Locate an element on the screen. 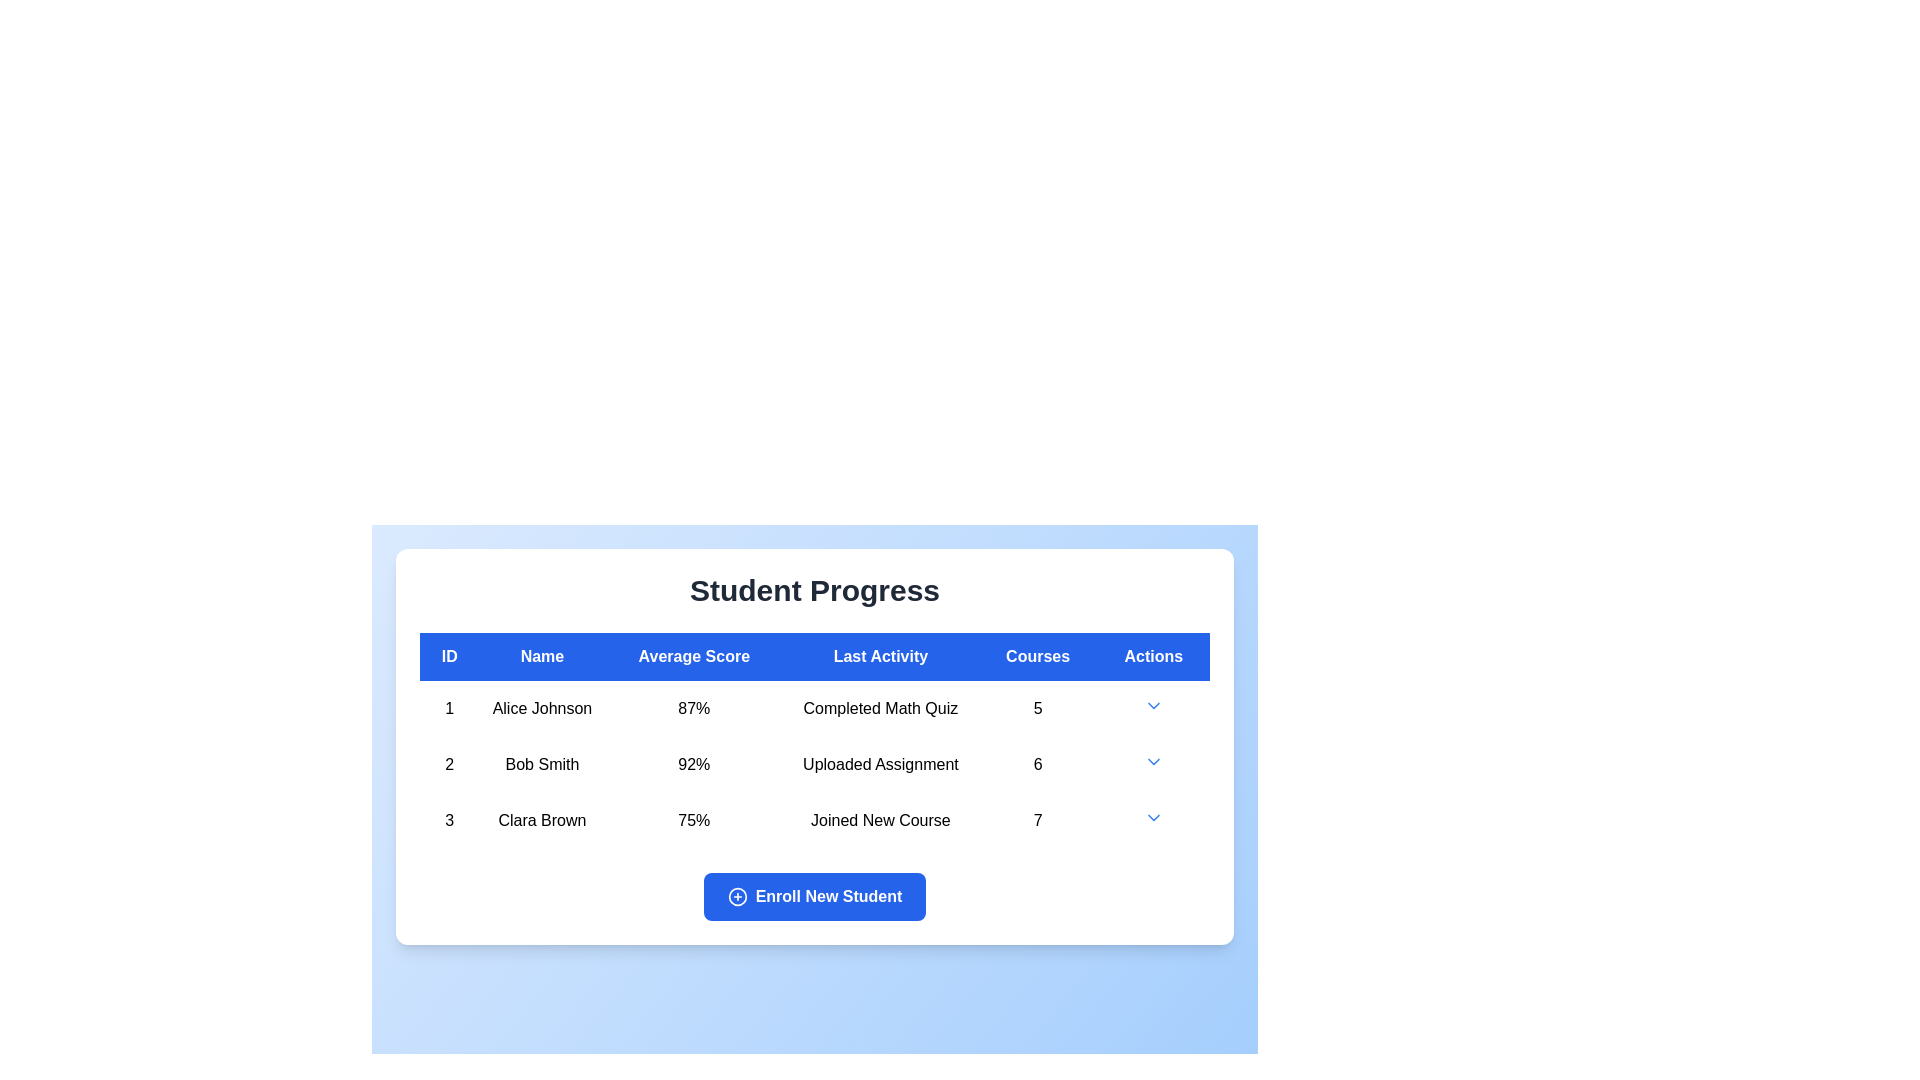  the static text element displaying the number '2' located in the second row of the table under the 'ID' column is located at coordinates (448, 764).